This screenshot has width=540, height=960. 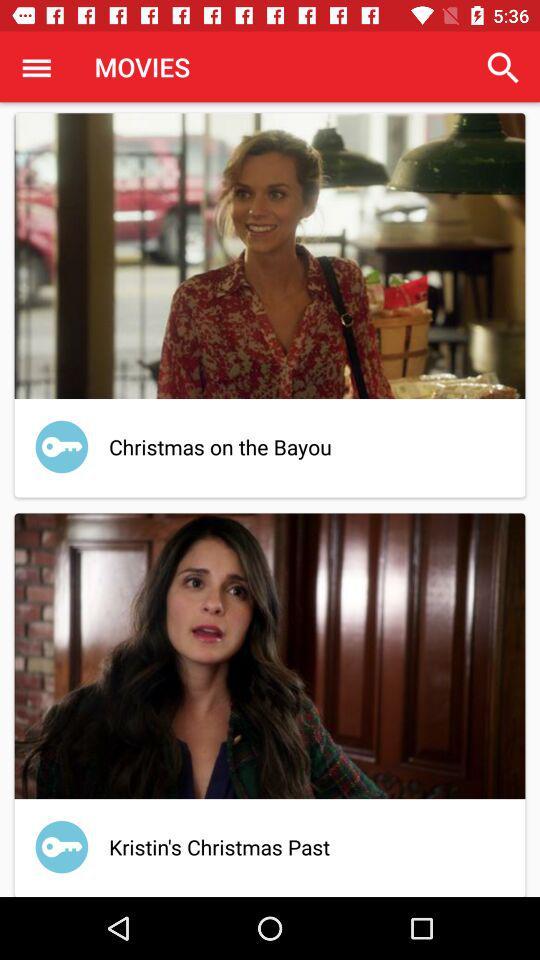 What do you see at coordinates (36, 67) in the screenshot?
I see `the app to the left of the movies` at bounding box center [36, 67].